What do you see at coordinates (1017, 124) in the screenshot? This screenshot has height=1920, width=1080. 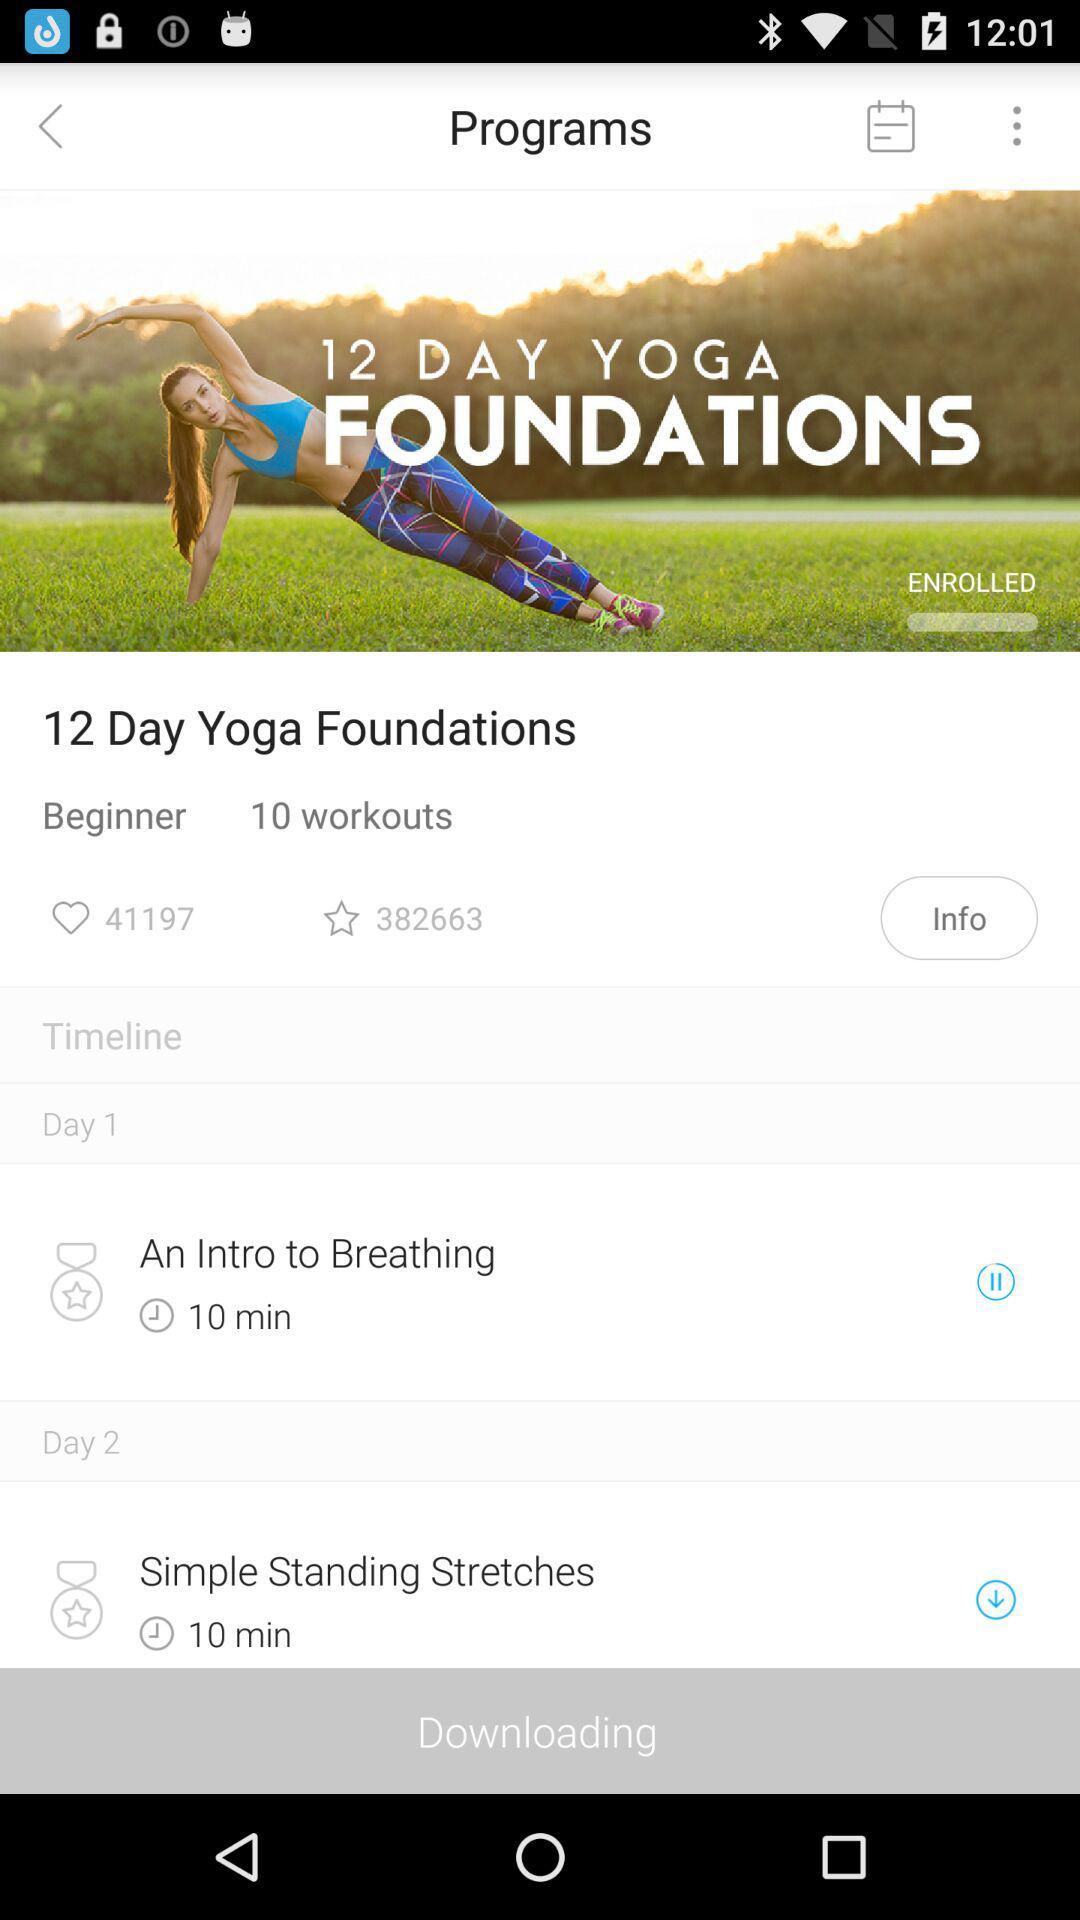 I see `opens options menu` at bounding box center [1017, 124].